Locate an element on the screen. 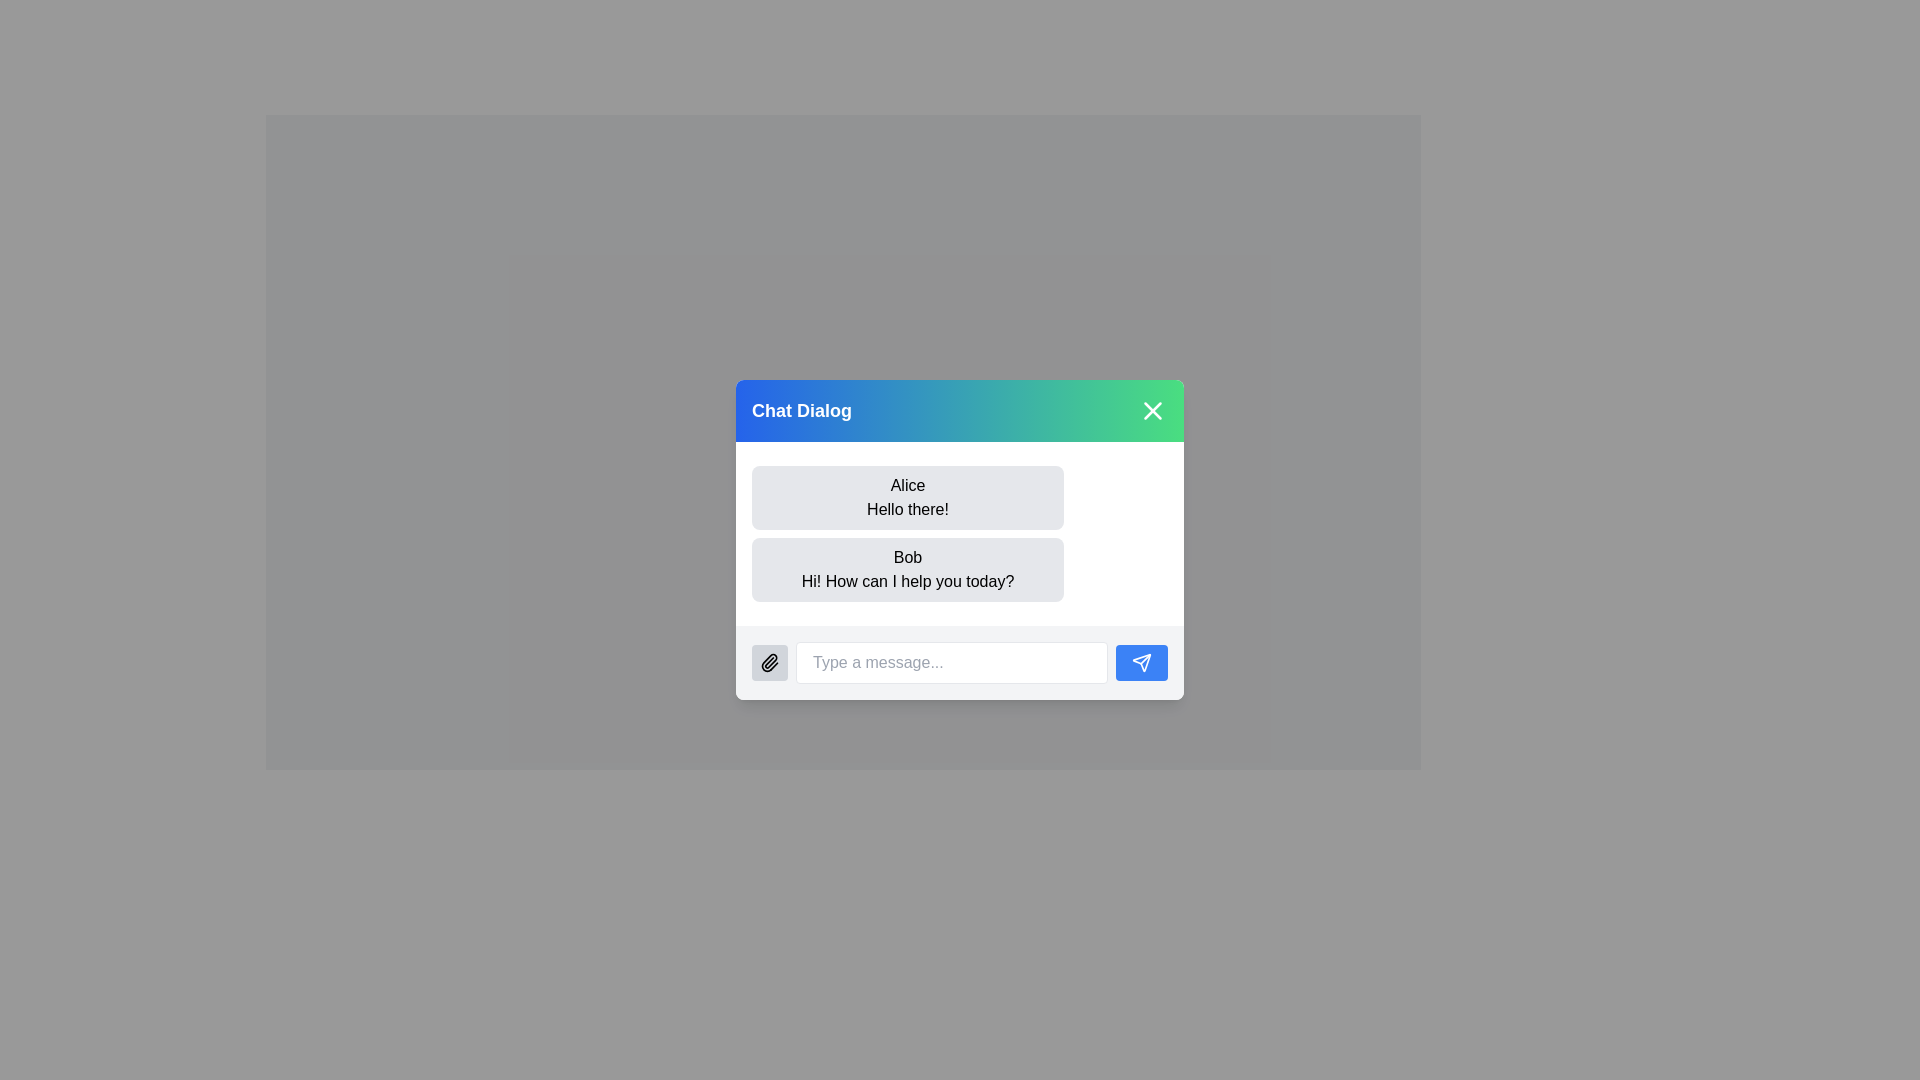 The image size is (1920, 1080). the Text label displaying 'Hello there!' located in the chat interface below the name 'Alice' is located at coordinates (906, 508).